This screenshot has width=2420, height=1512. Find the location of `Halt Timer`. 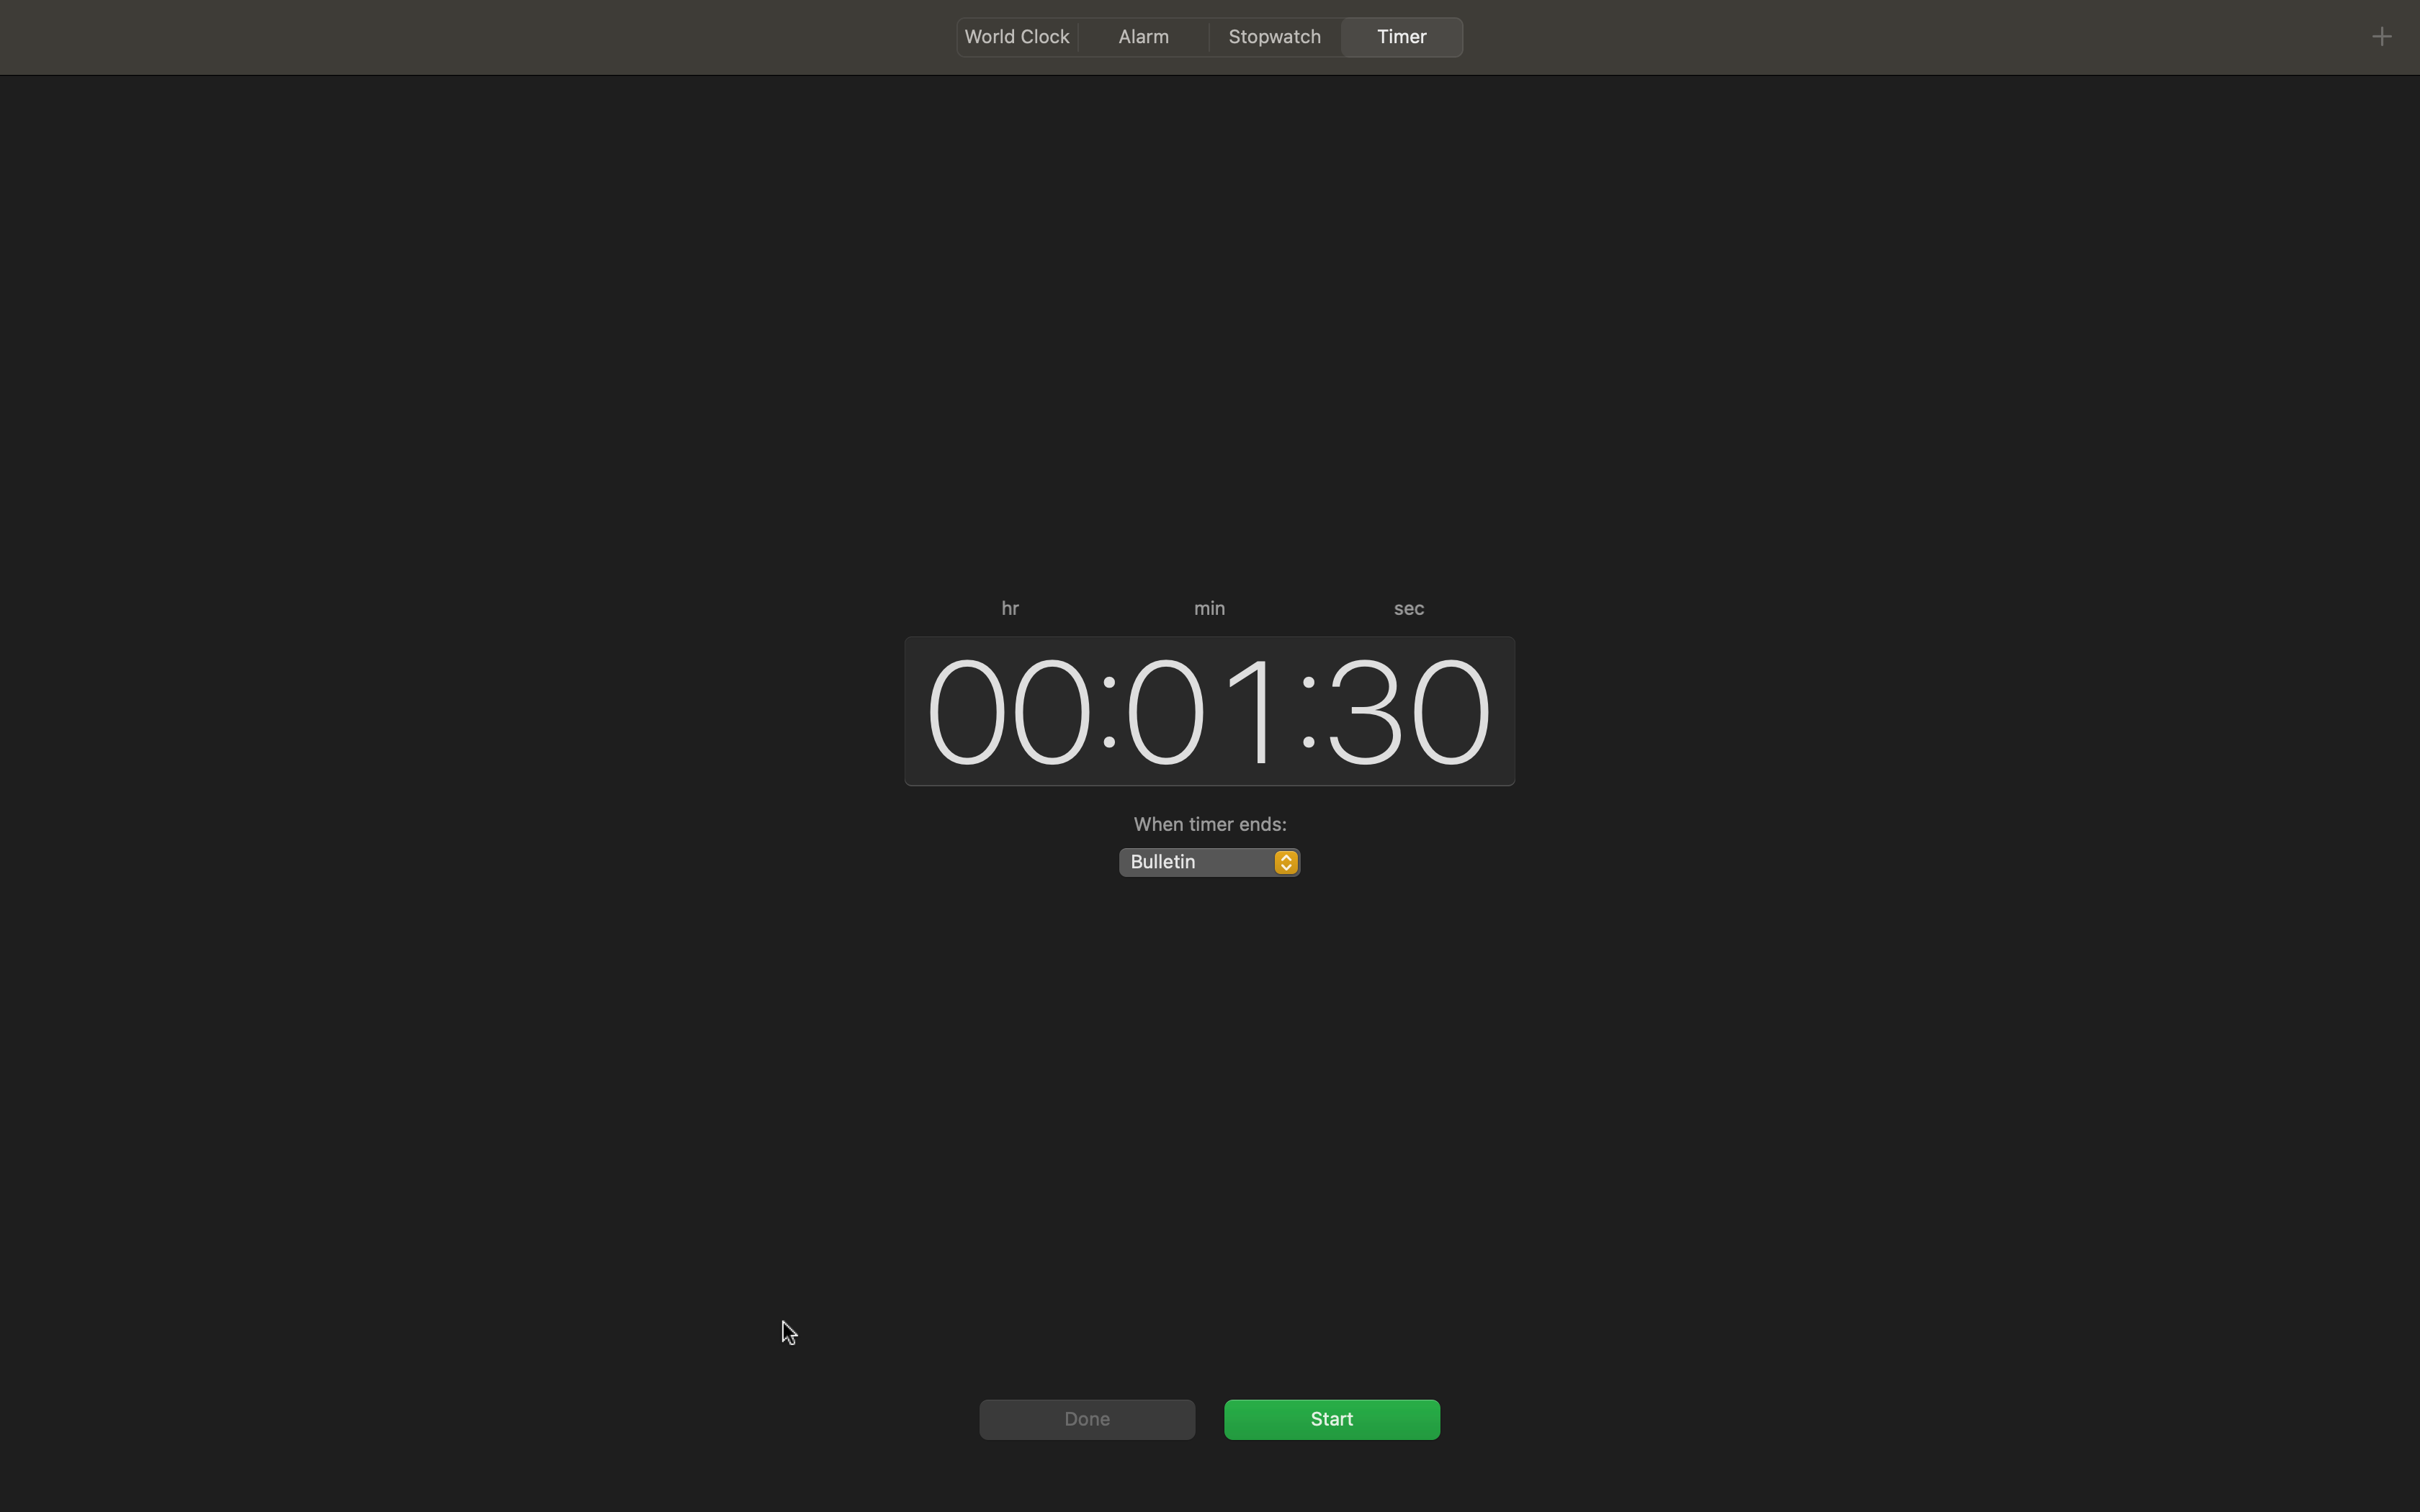

Halt Timer is located at coordinates (1331, 1417).